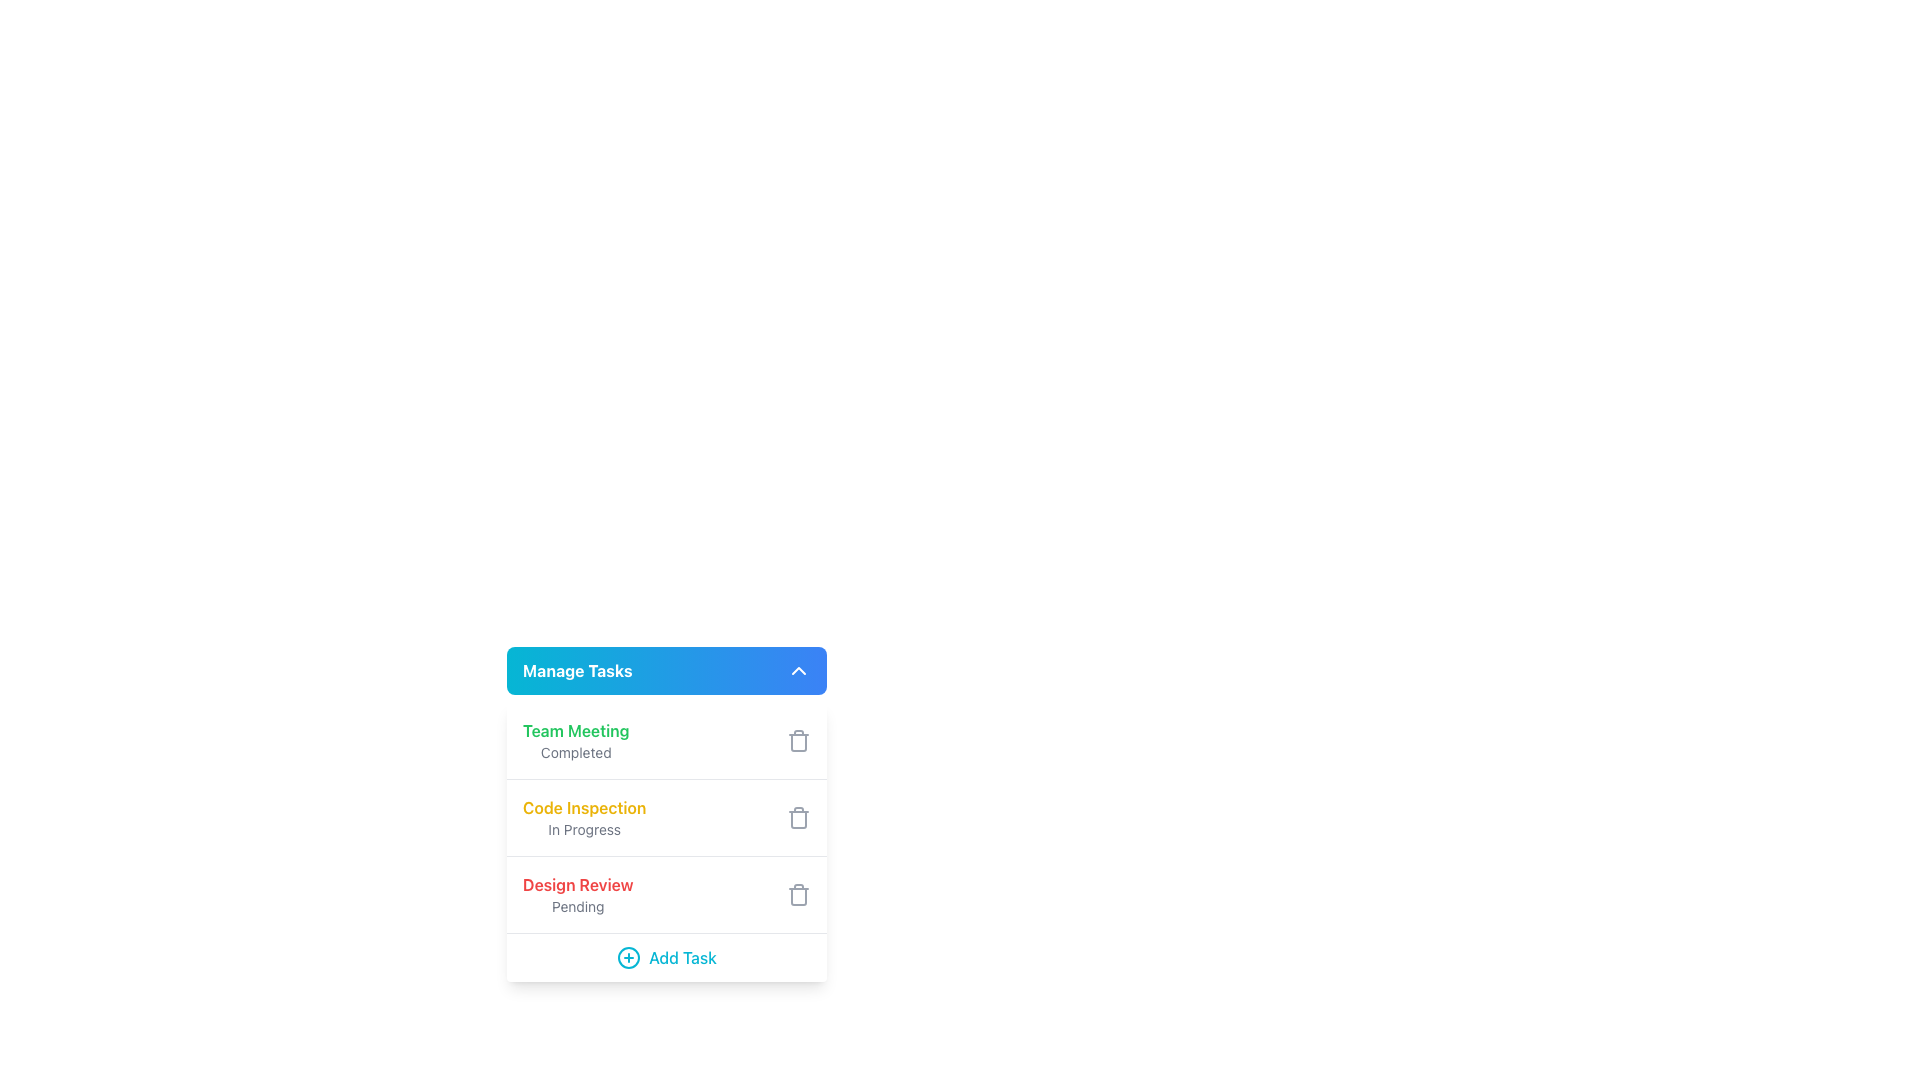  What do you see at coordinates (797, 817) in the screenshot?
I see `the trash icon at the far right end of the 'Code Inspection' row` at bounding box center [797, 817].